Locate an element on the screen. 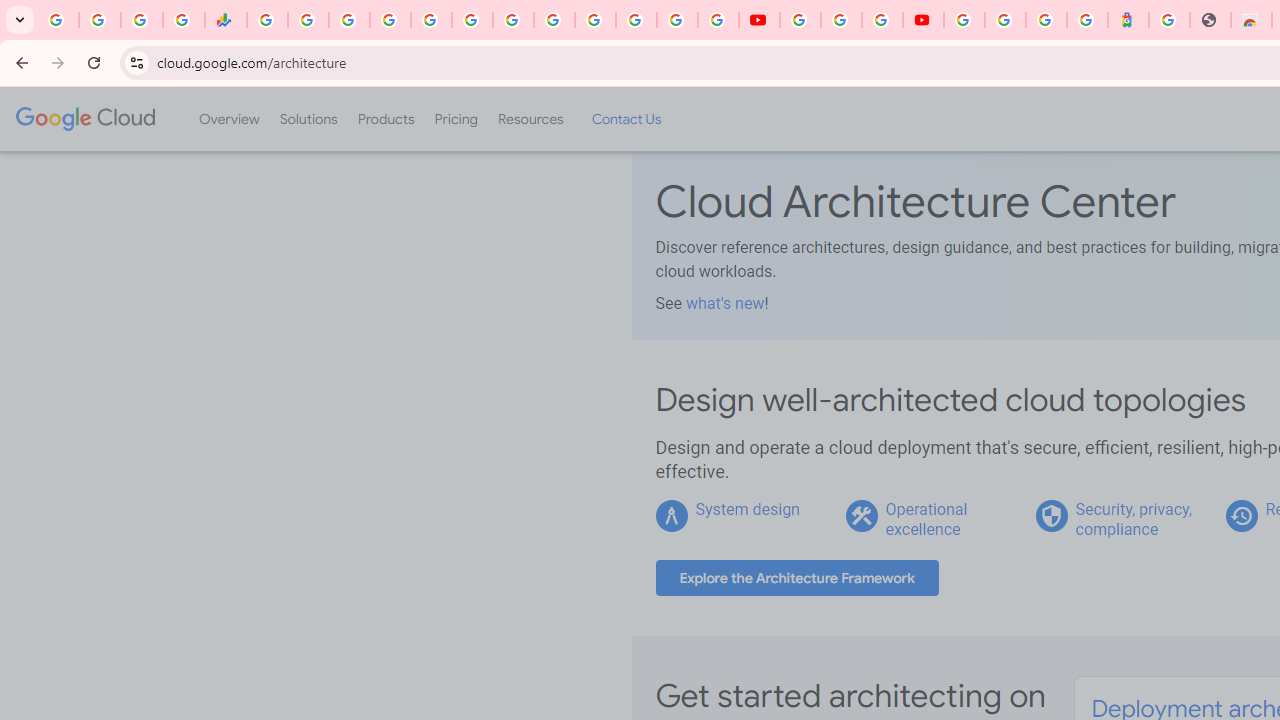 The width and height of the screenshot is (1280, 720). 'Atour Hotel - Google hotels' is located at coordinates (1128, 20).